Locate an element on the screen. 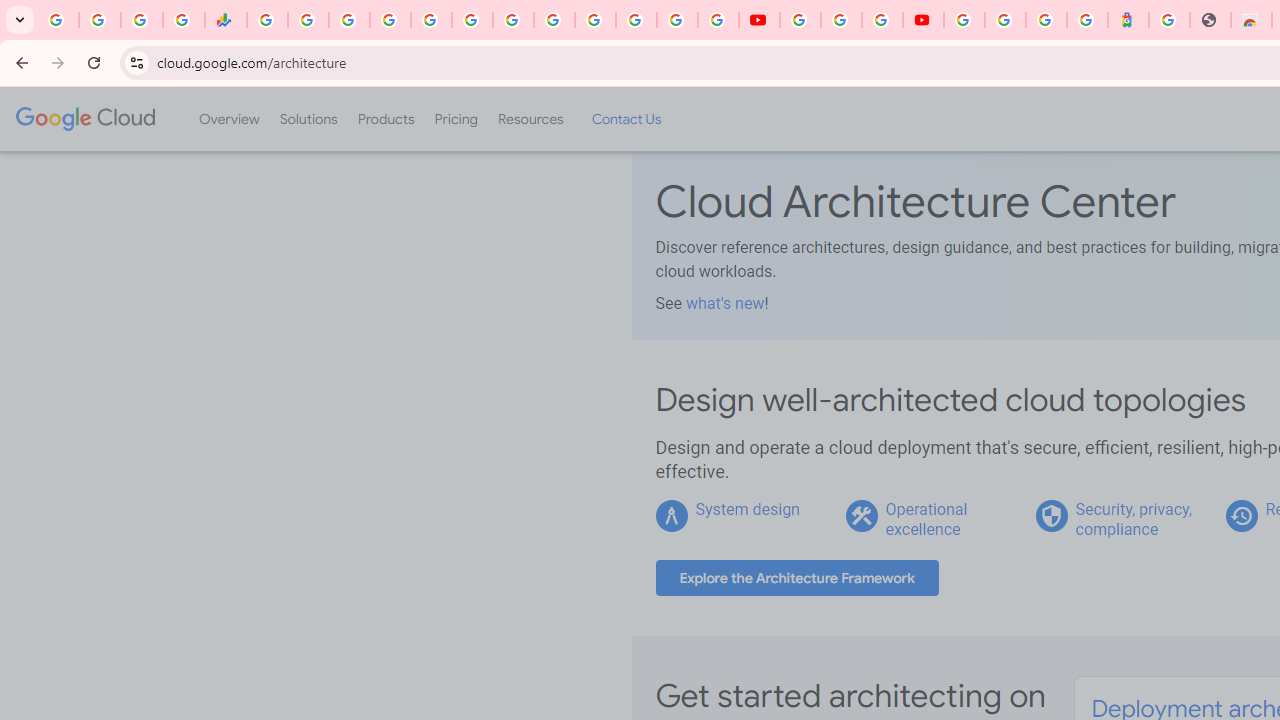 The width and height of the screenshot is (1280, 720). 'Atour Hotel - Google hotels' is located at coordinates (1128, 20).